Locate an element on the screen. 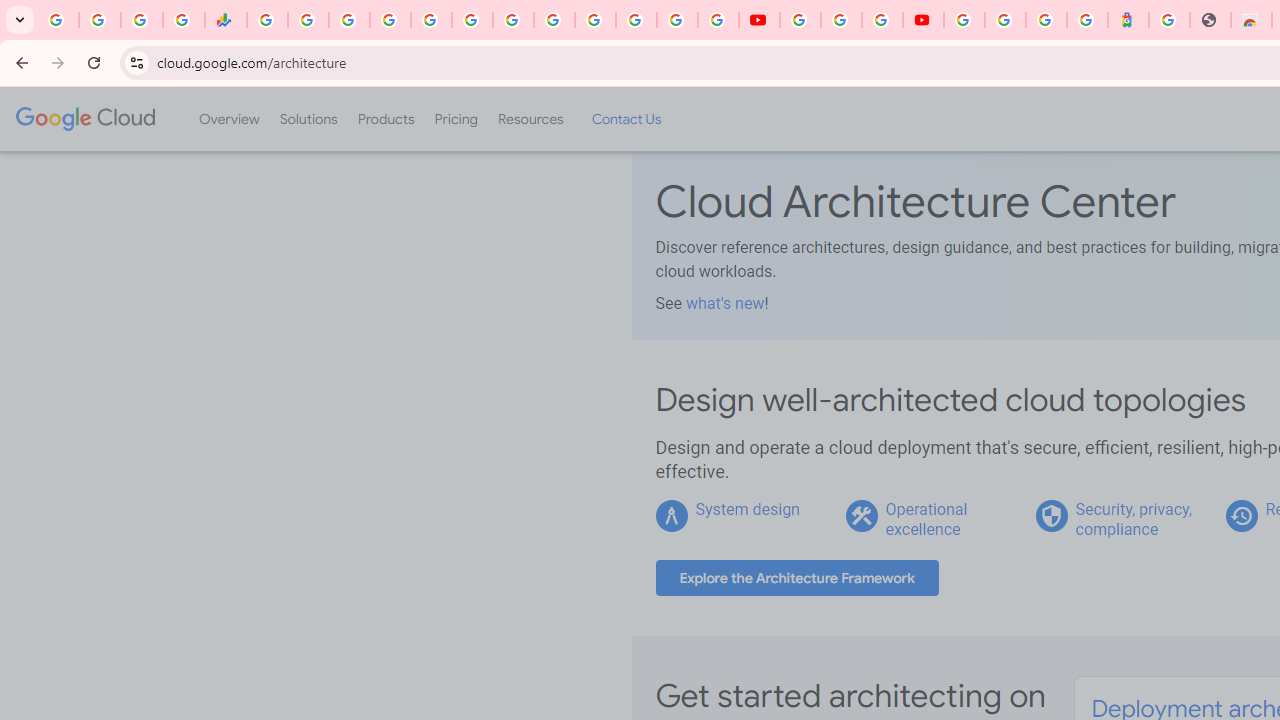 The width and height of the screenshot is (1280, 720). 'Atour Hotel - Google hotels' is located at coordinates (1128, 20).